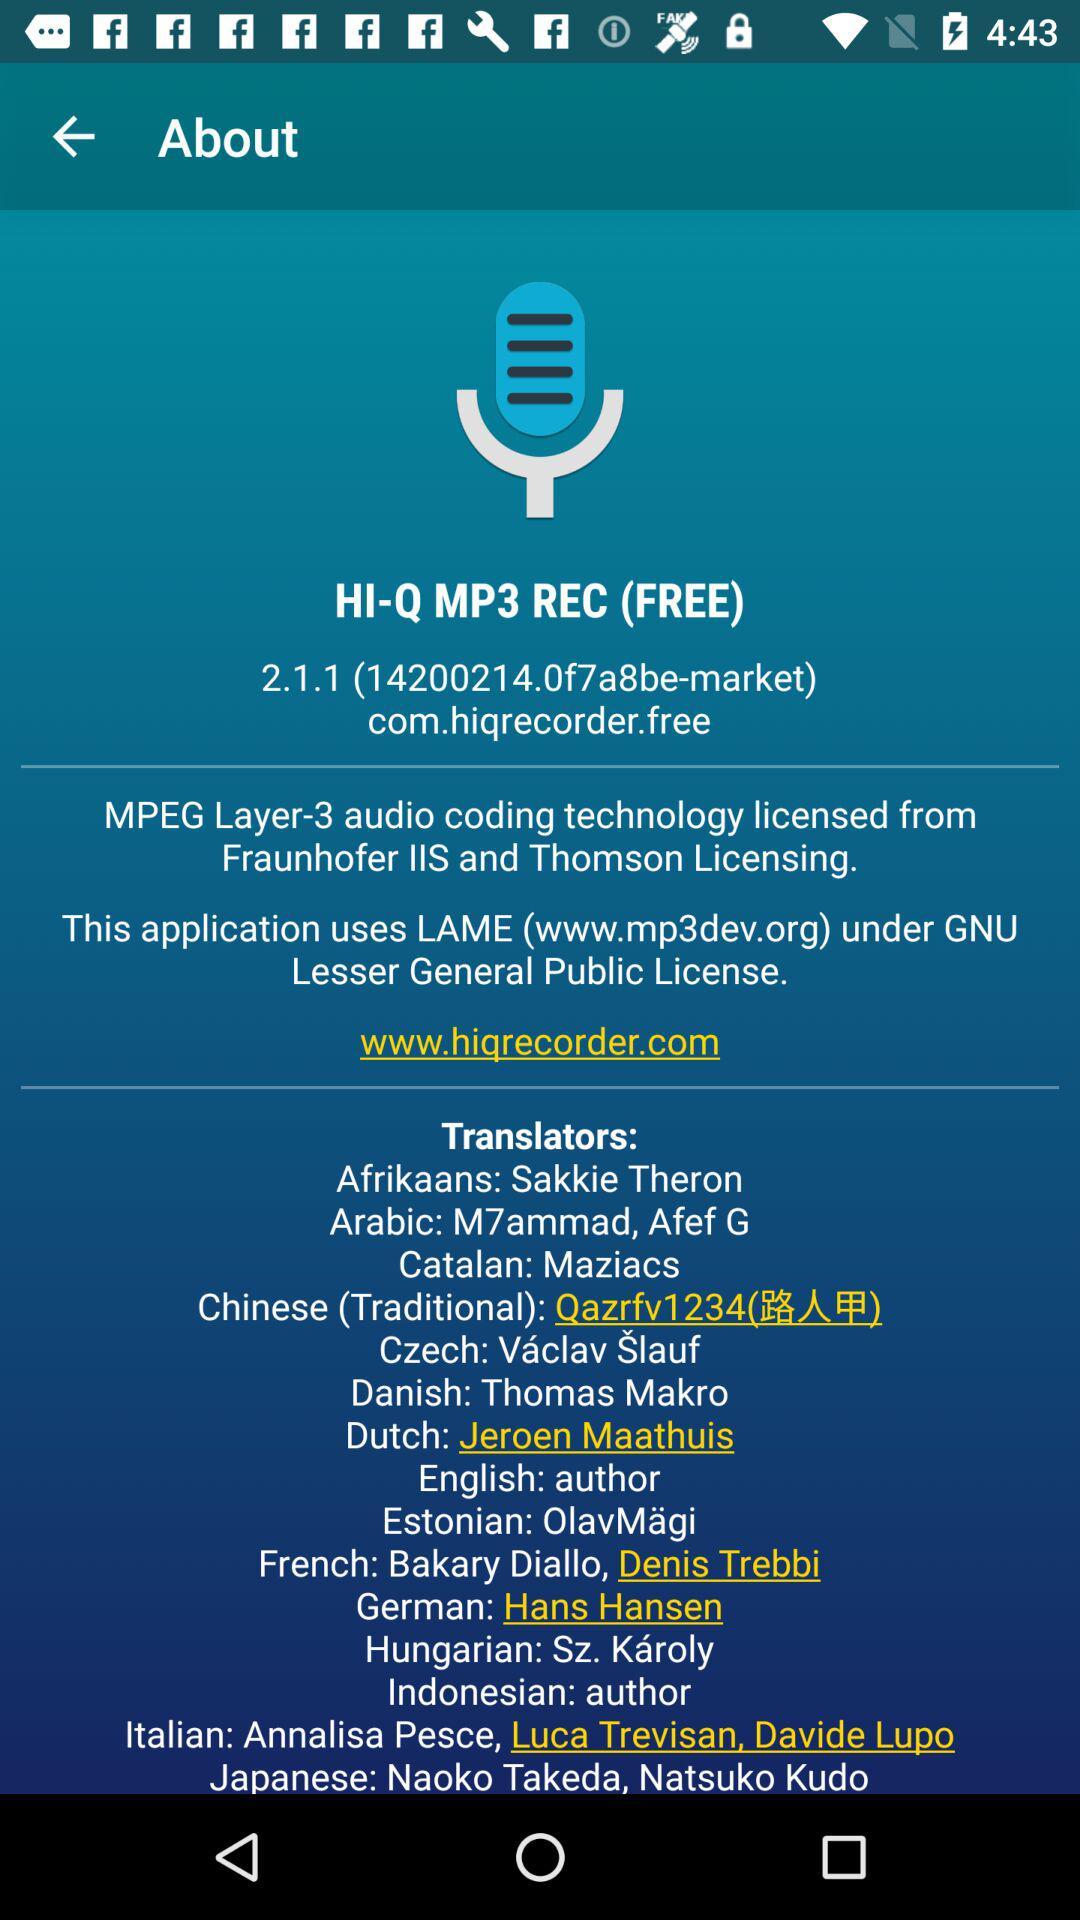 The width and height of the screenshot is (1080, 1920). What do you see at coordinates (72, 135) in the screenshot?
I see `item next to about item` at bounding box center [72, 135].